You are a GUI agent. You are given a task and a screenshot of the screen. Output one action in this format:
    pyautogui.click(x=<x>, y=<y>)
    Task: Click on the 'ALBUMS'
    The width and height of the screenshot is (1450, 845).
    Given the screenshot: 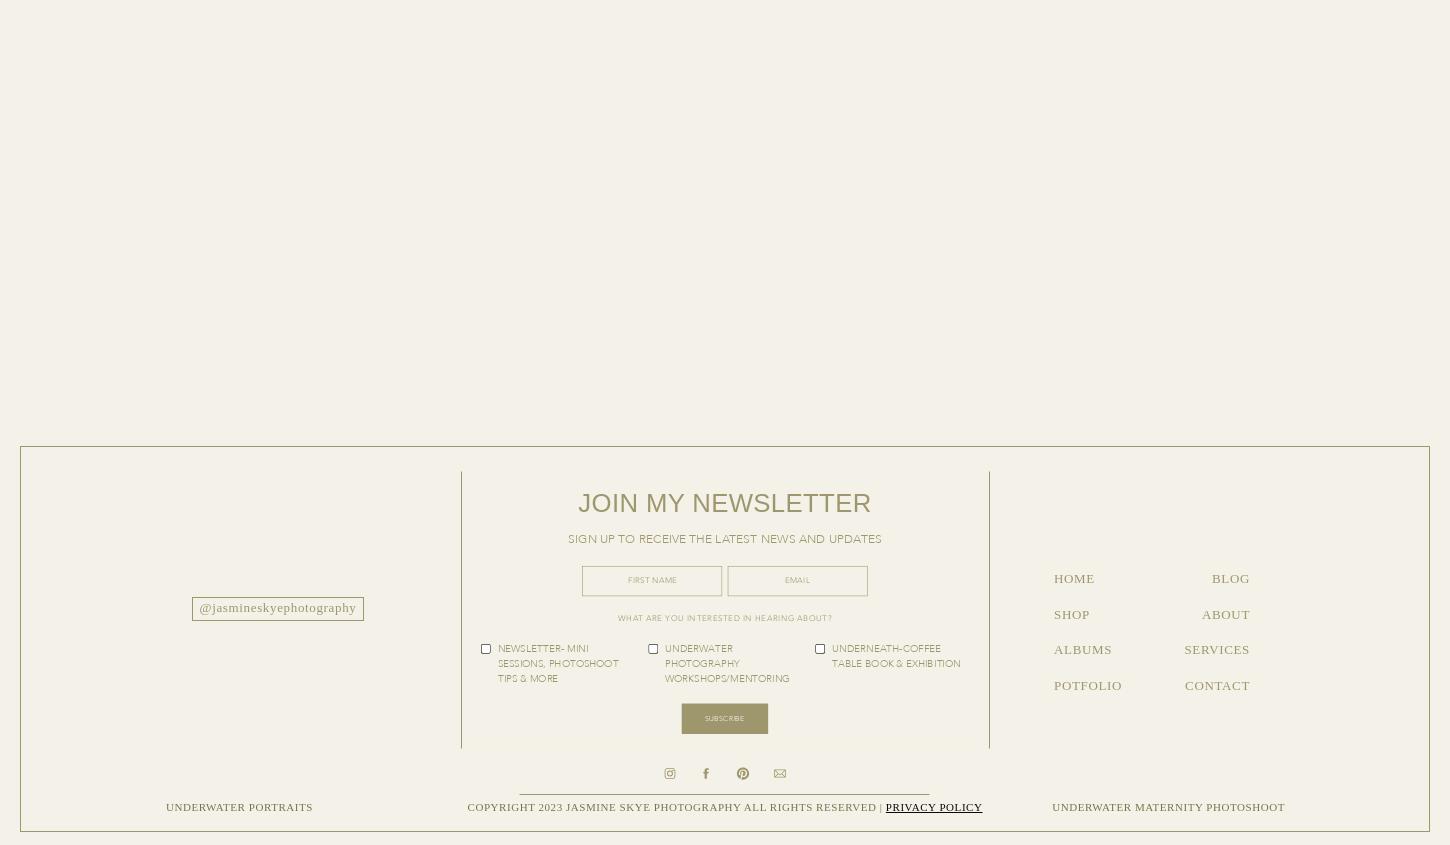 What is the action you would take?
    pyautogui.click(x=1083, y=649)
    